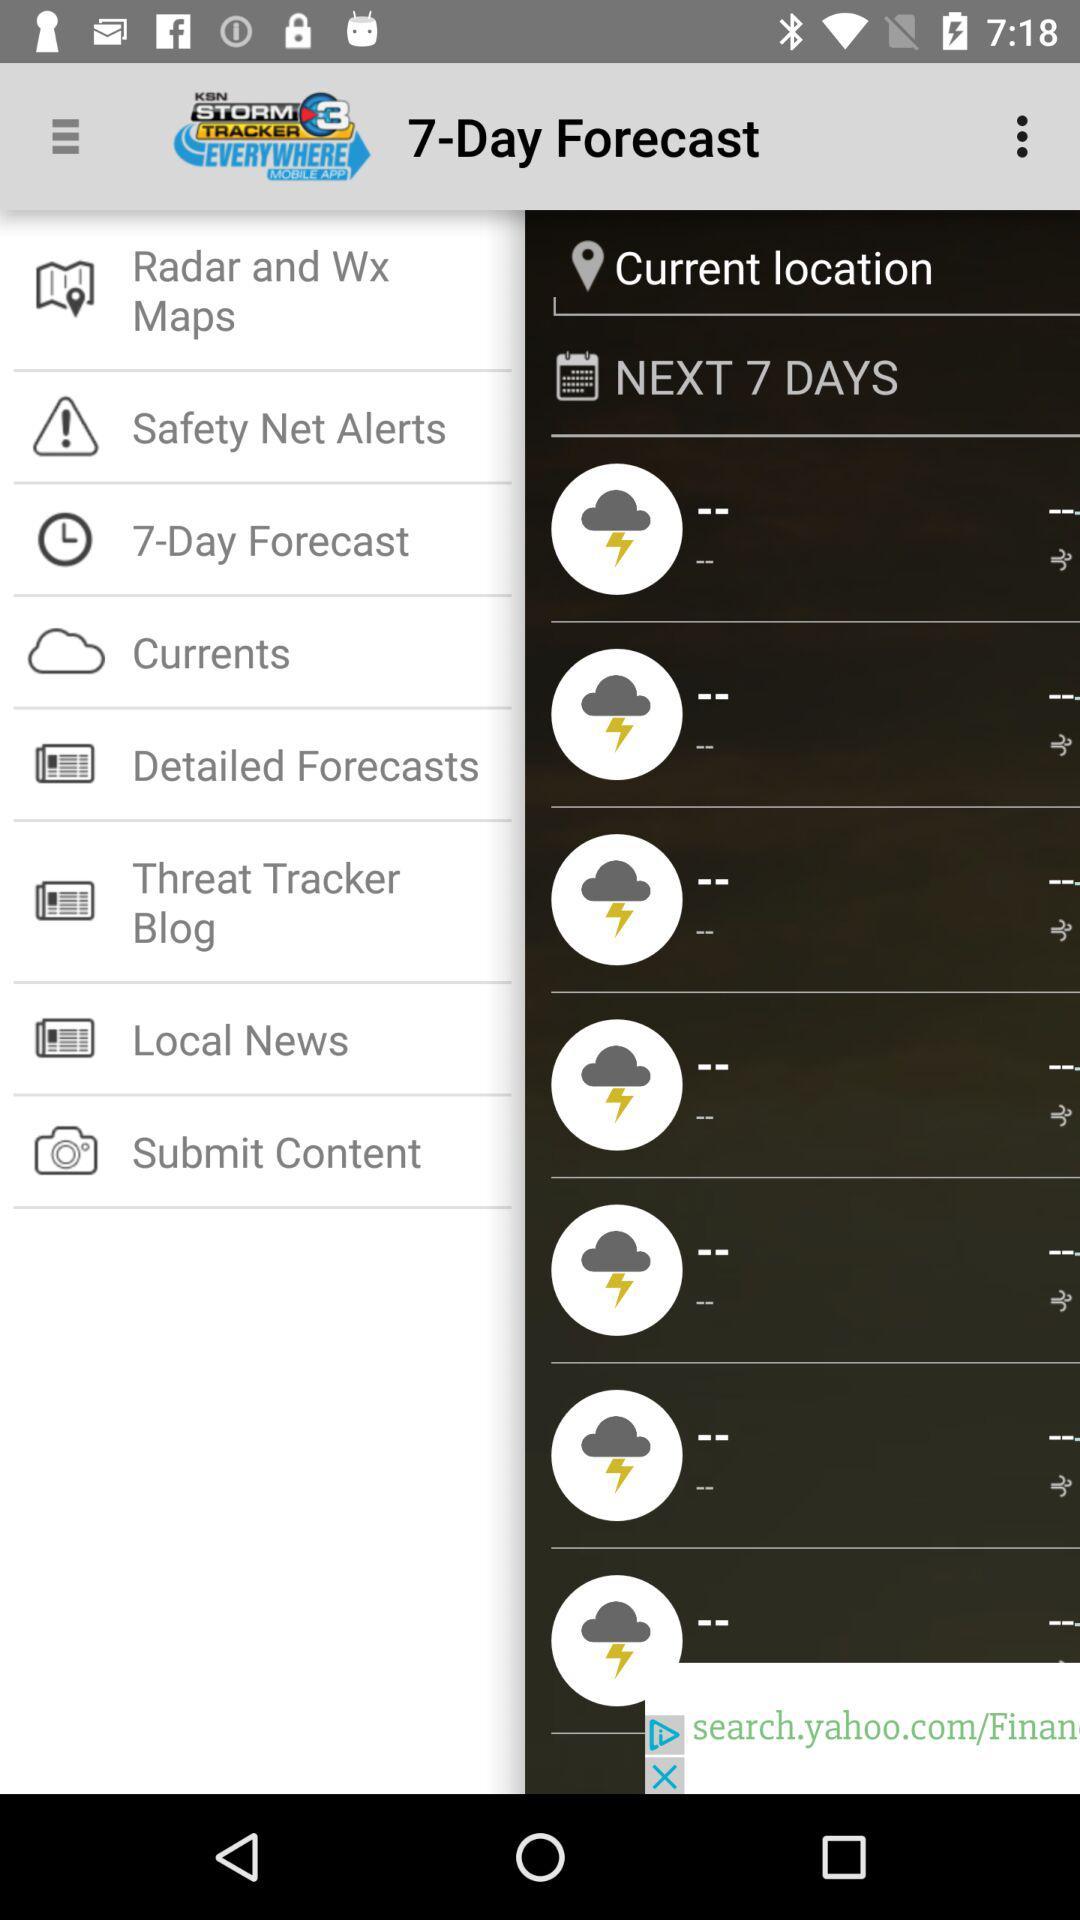 Image resolution: width=1080 pixels, height=1920 pixels. Describe the element at coordinates (704, 559) in the screenshot. I see `-- app` at that location.